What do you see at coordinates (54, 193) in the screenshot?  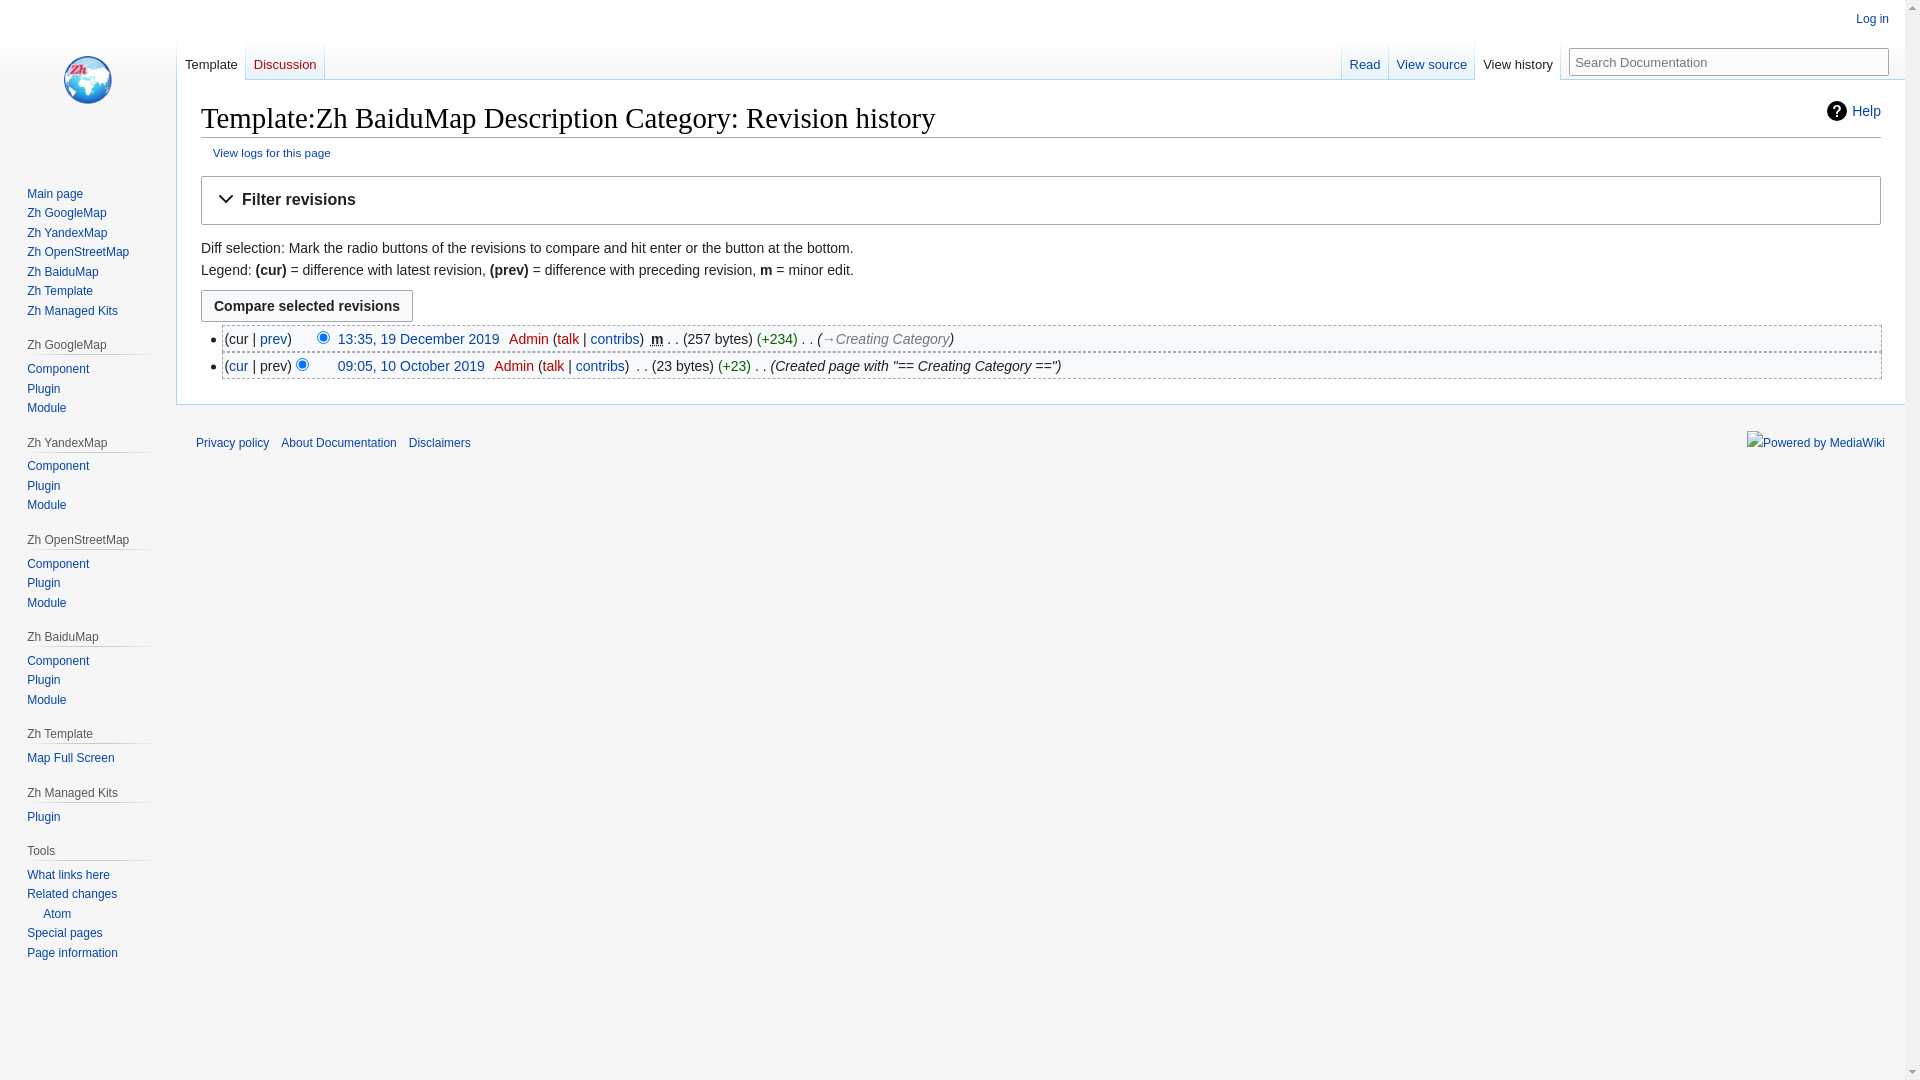 I see `'Main page'` at bounding box center [54, 193].